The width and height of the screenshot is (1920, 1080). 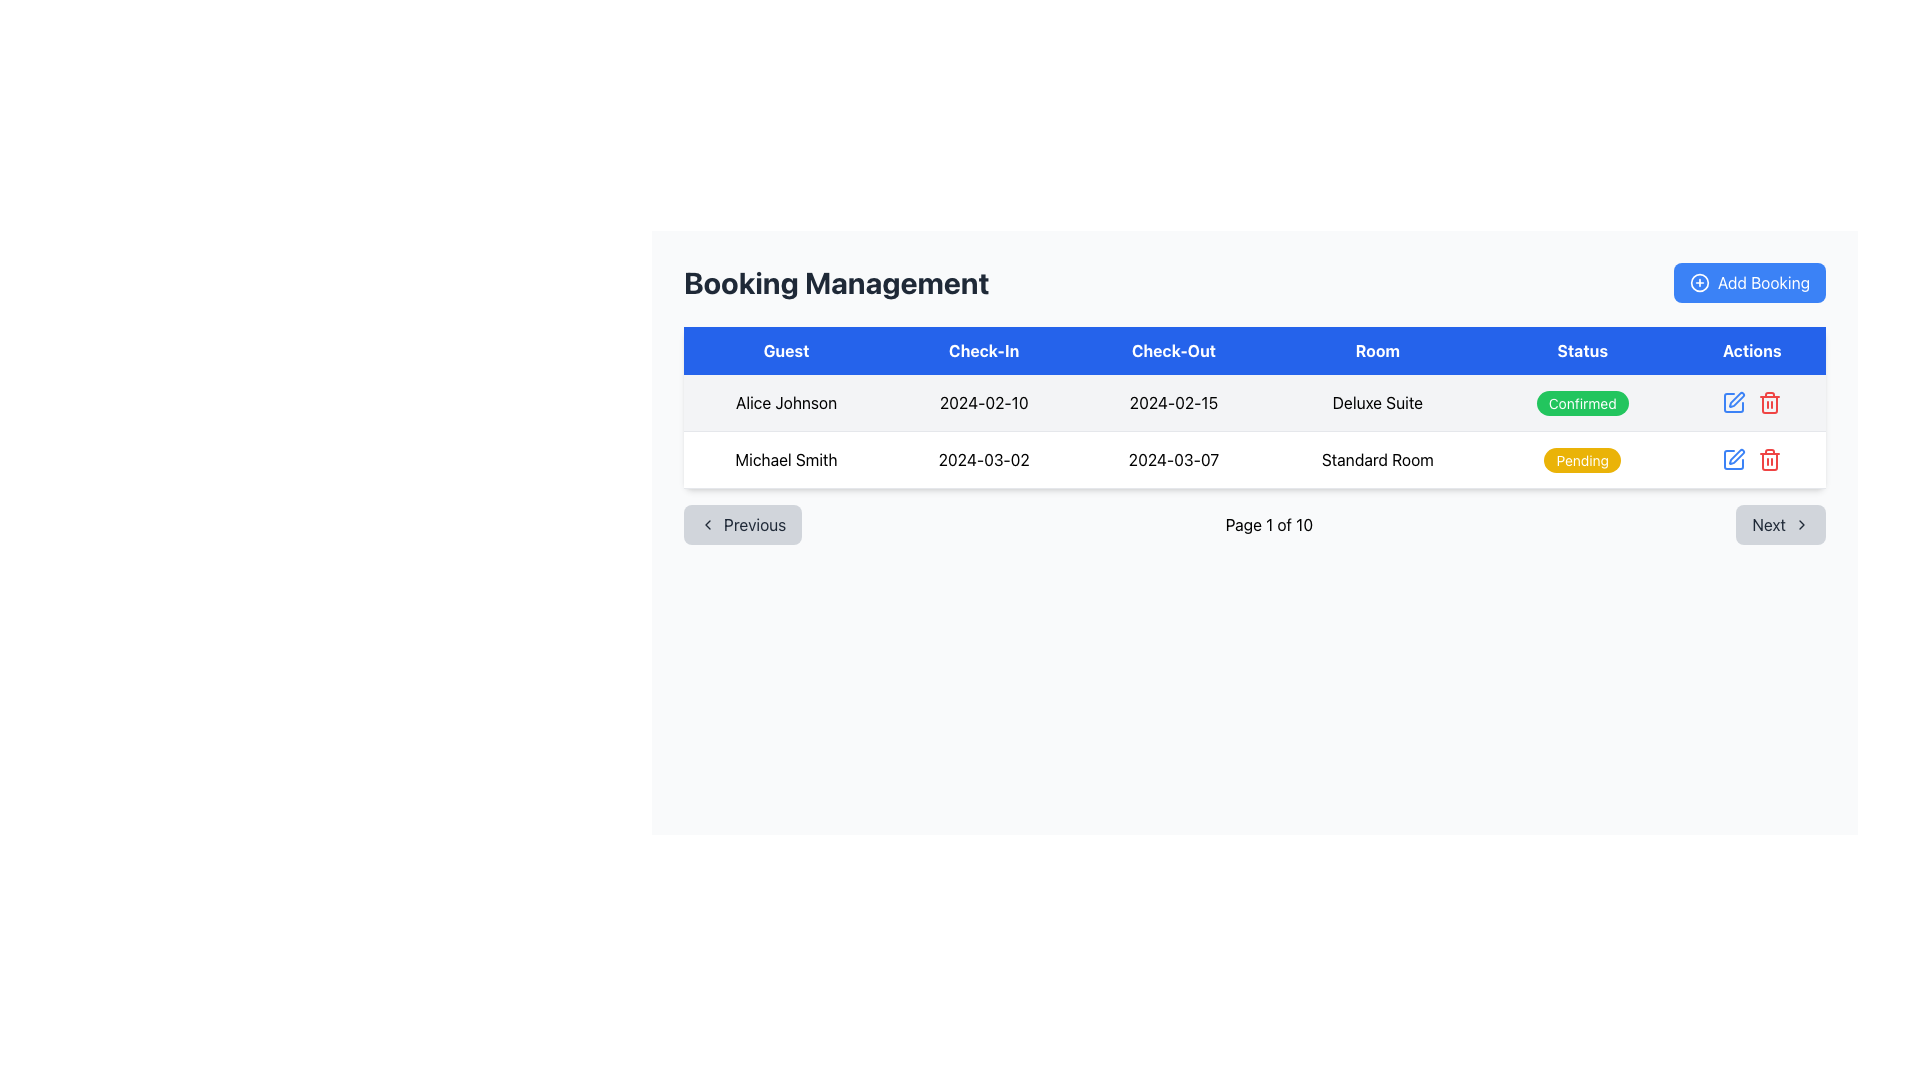 I want to click on the first row of the data table displaying booking details, which includes guest information, dates, room type, and status, so click(x=1253, y=402).